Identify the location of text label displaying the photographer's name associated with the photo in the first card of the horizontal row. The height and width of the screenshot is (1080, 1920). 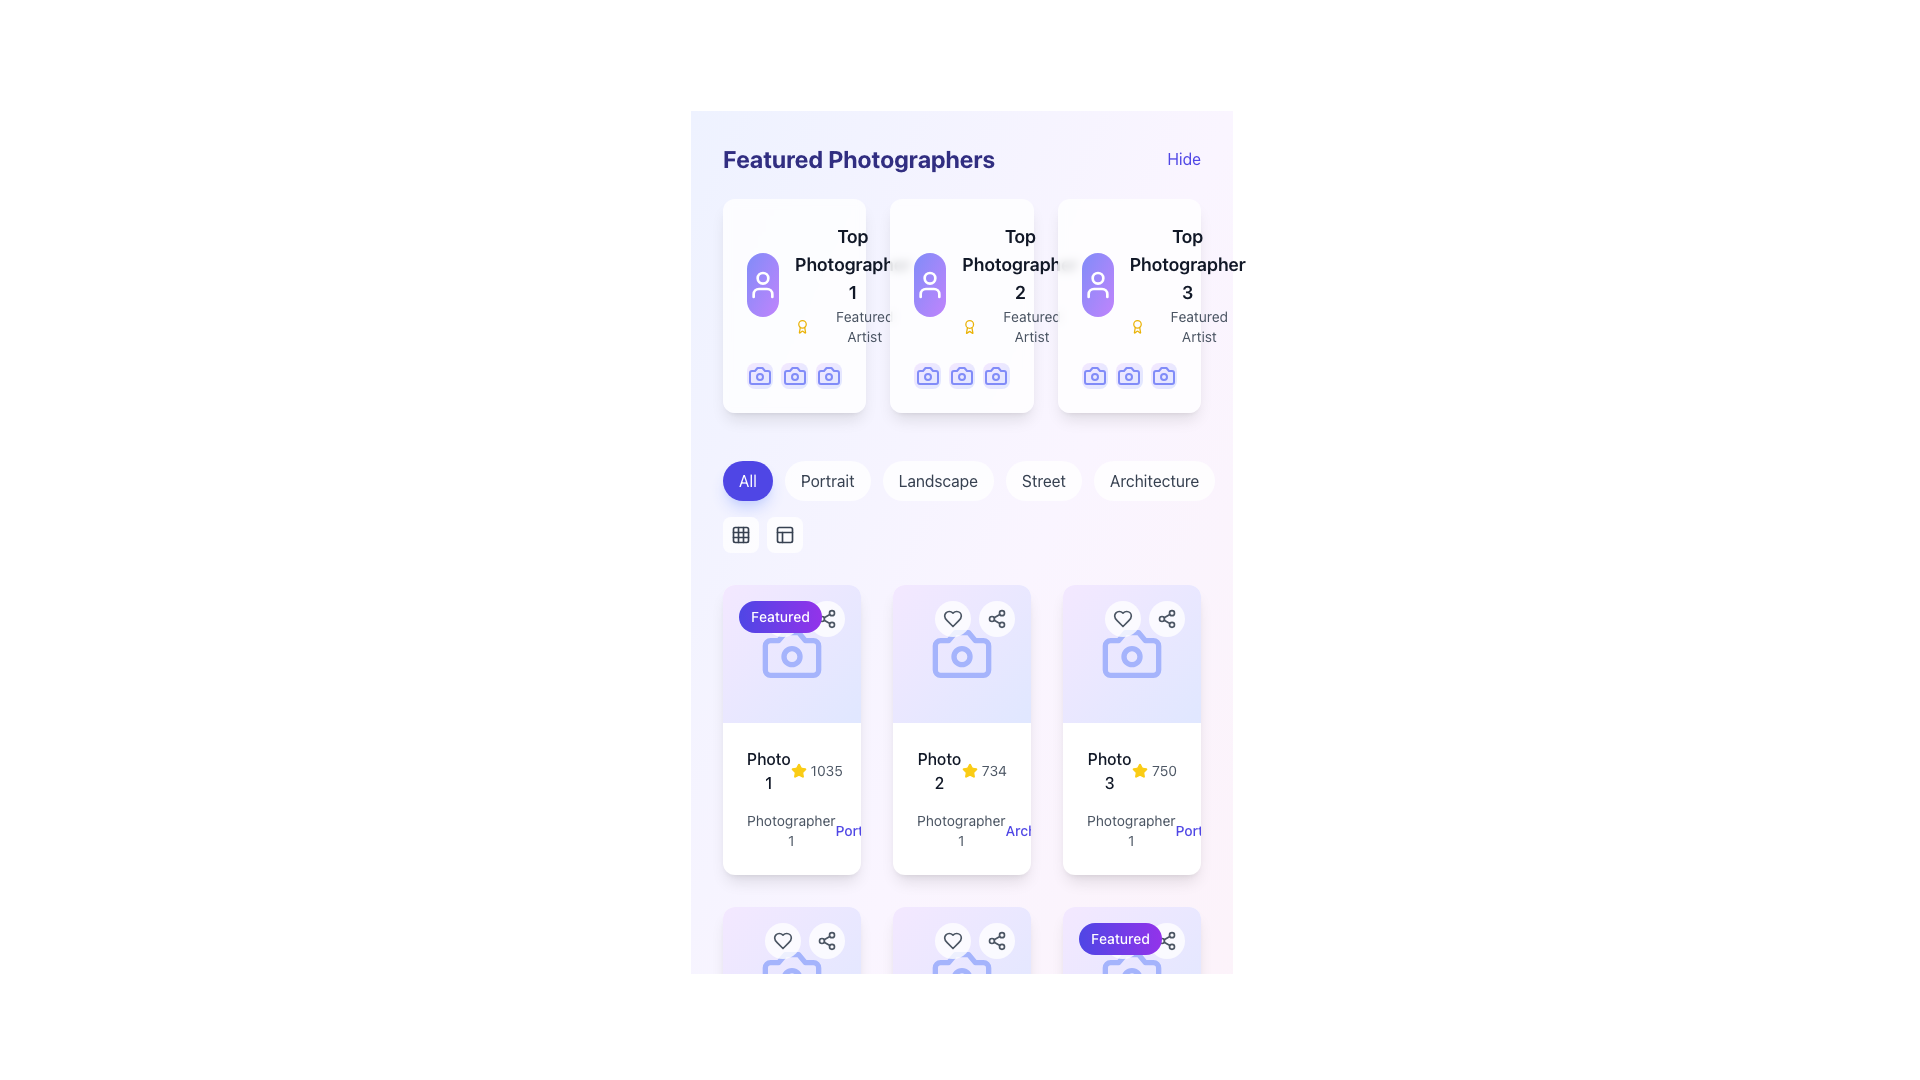
(790, 831).